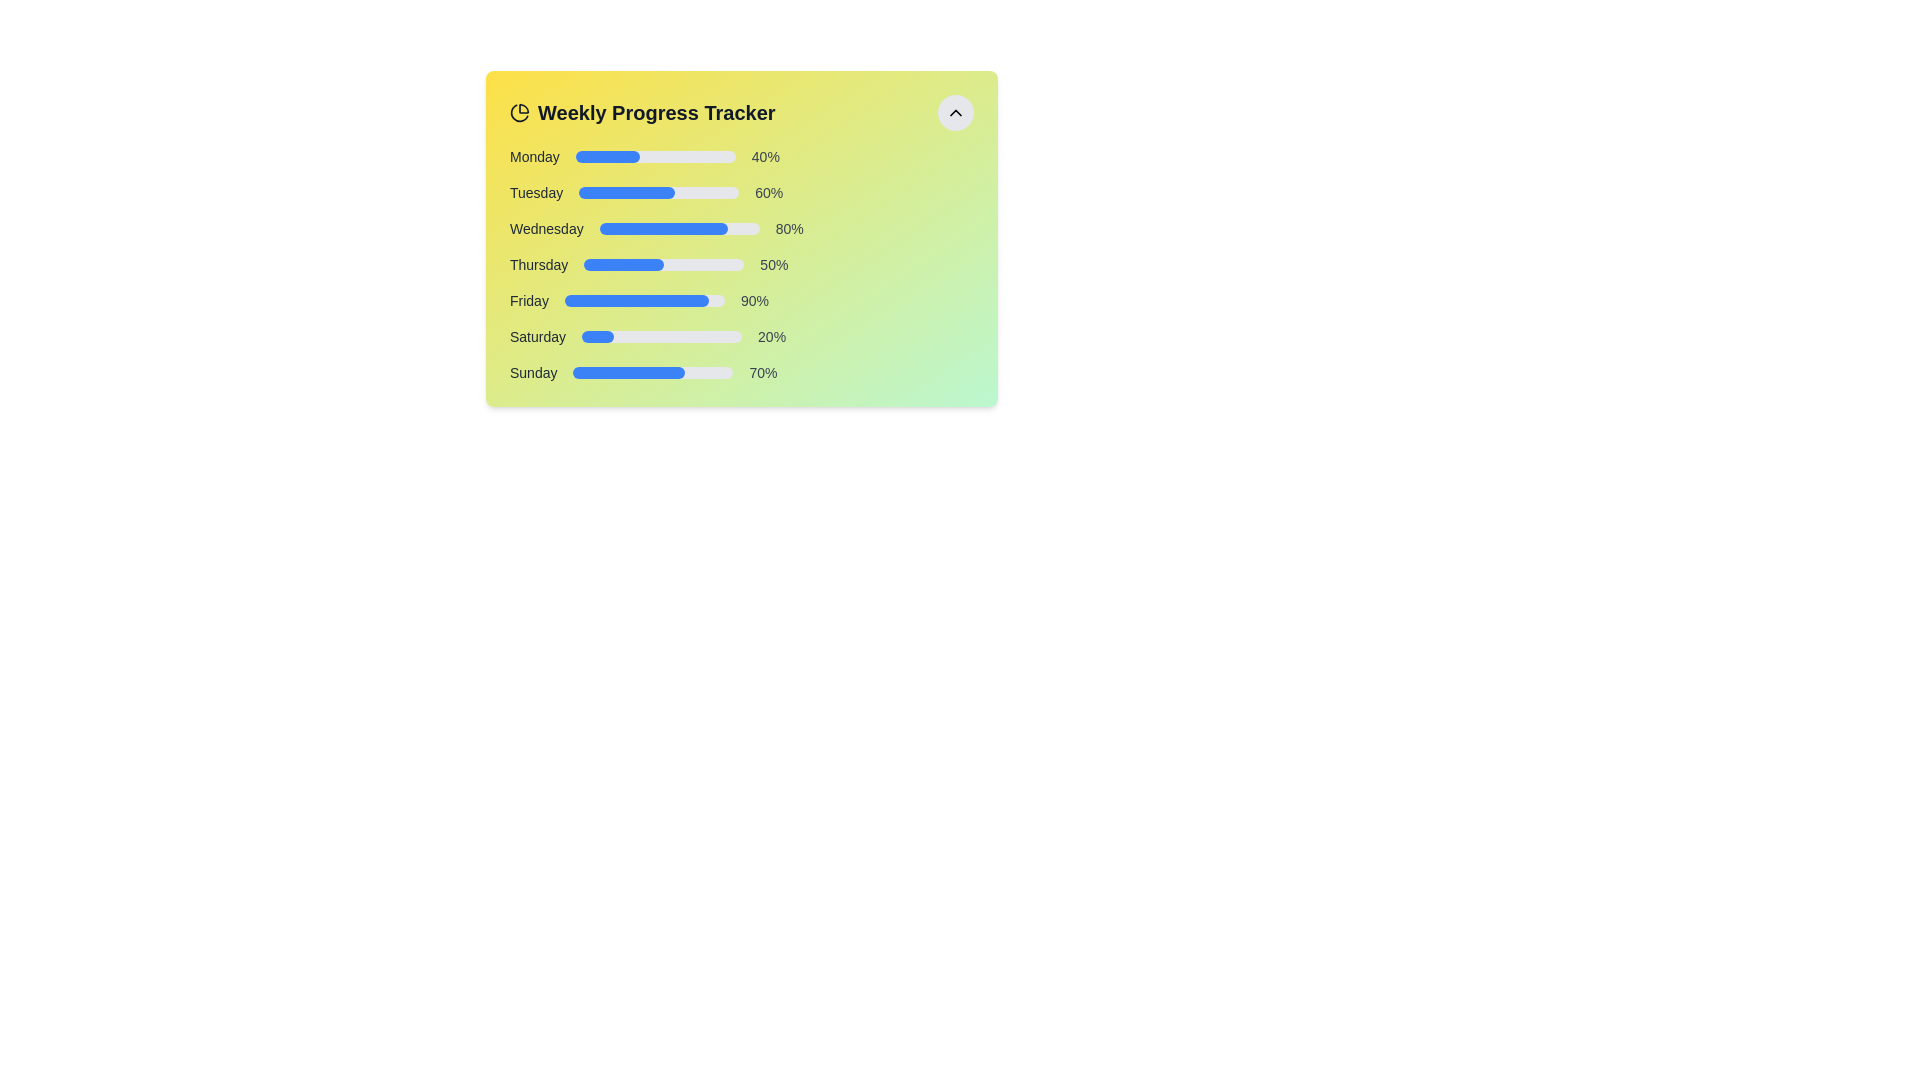 The height and width of the screenshot is (1080, 1920). Describe the element at coordinates (536, 192) in the screenshot. I see `the text label displaying 'Tuesday' aligned to the left, which is located below the 'Weekly Progress Tracker' heading and adjacent to Tuesday's progress bar` at that location.